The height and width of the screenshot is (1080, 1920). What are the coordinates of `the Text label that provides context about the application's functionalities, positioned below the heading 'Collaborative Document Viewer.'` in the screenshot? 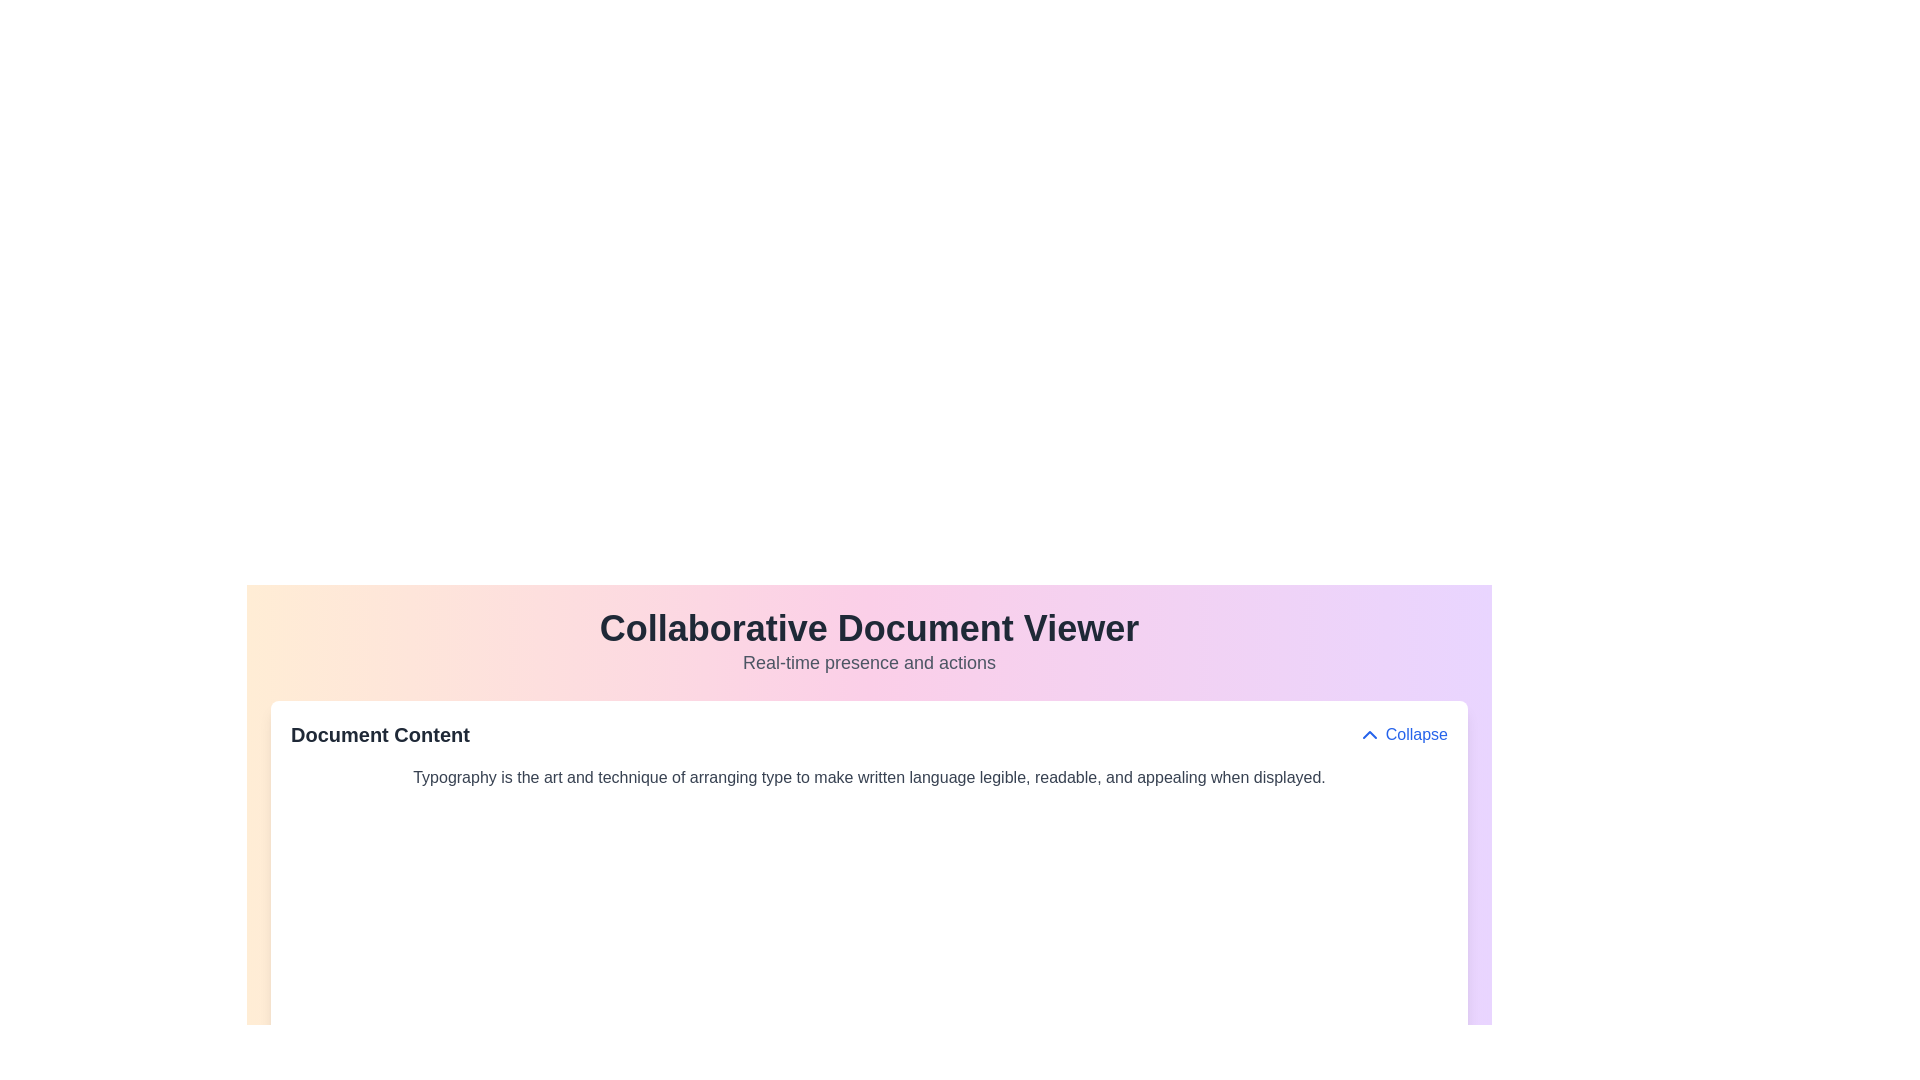 It's located at (869, 663).